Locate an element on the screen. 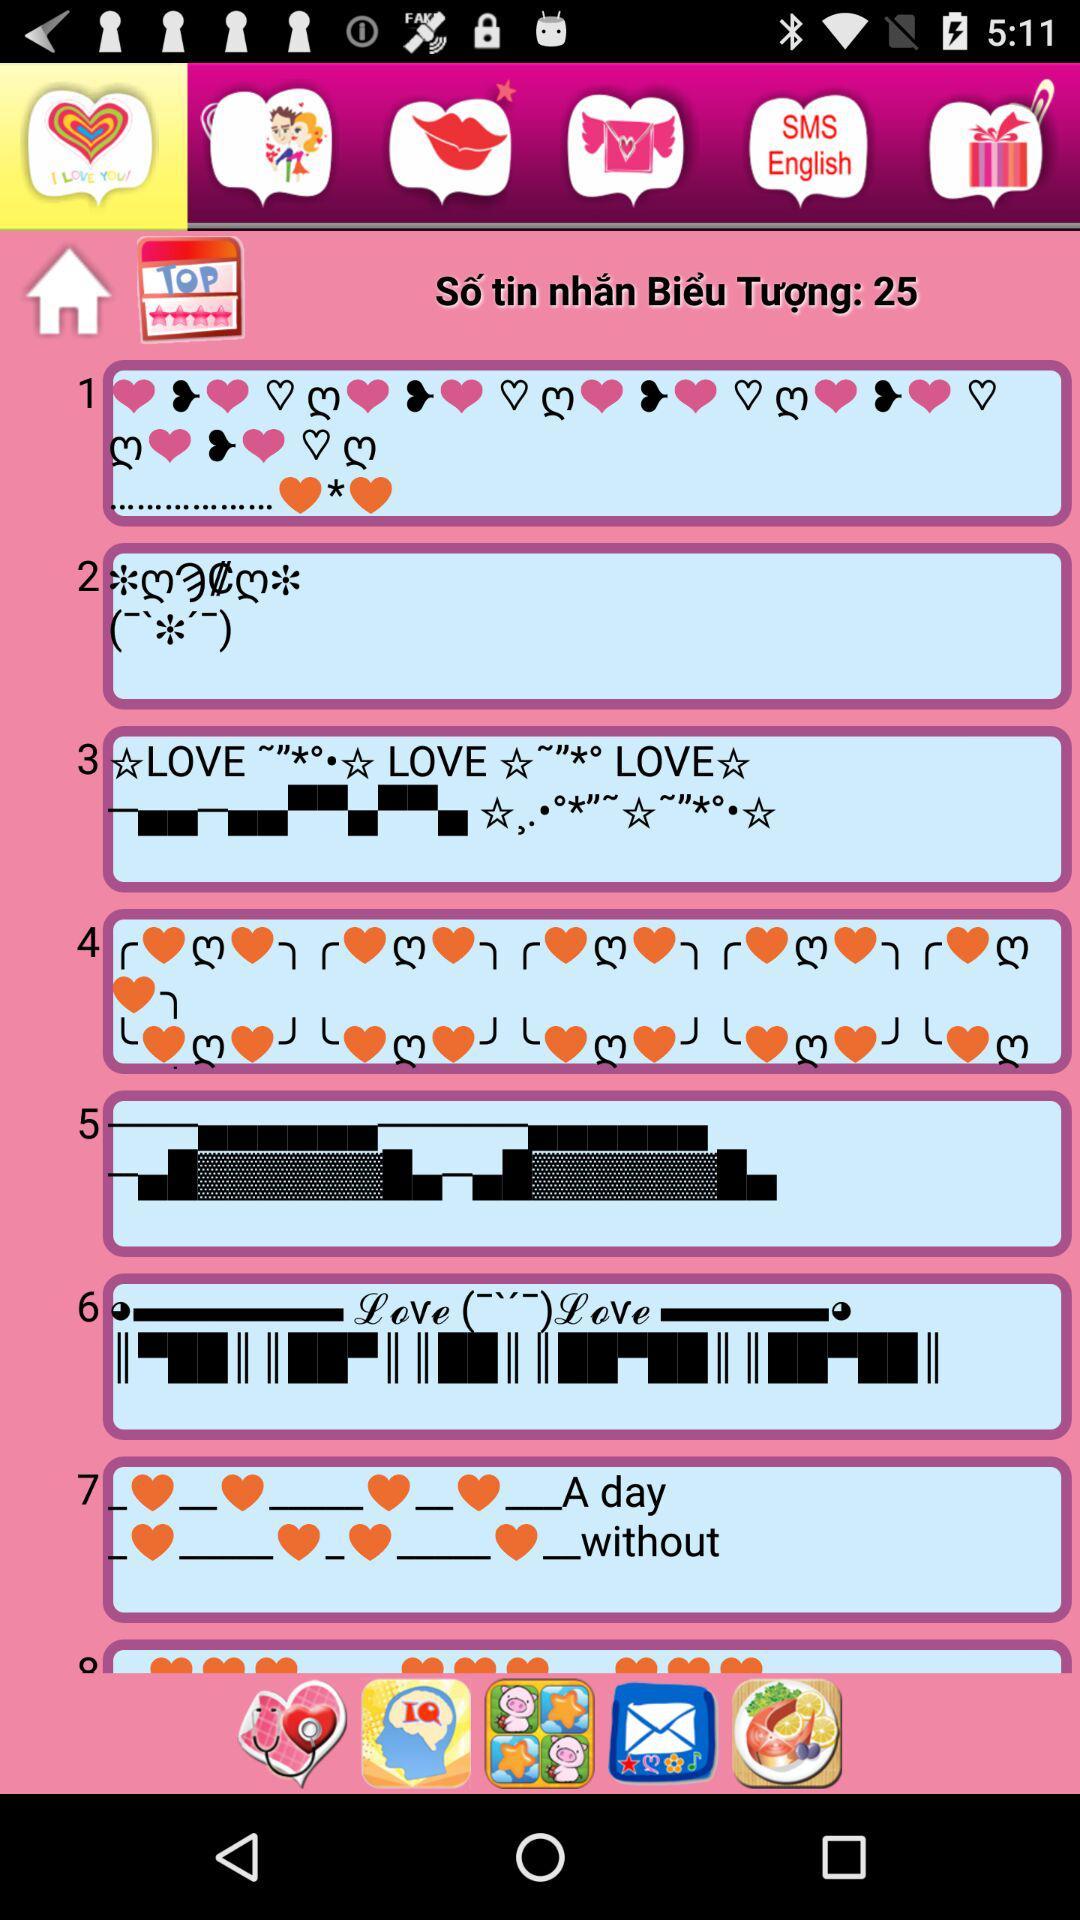 The image size is (1080, 1920). the icon to the right of the 1 item is located at coordinates (586, 442).